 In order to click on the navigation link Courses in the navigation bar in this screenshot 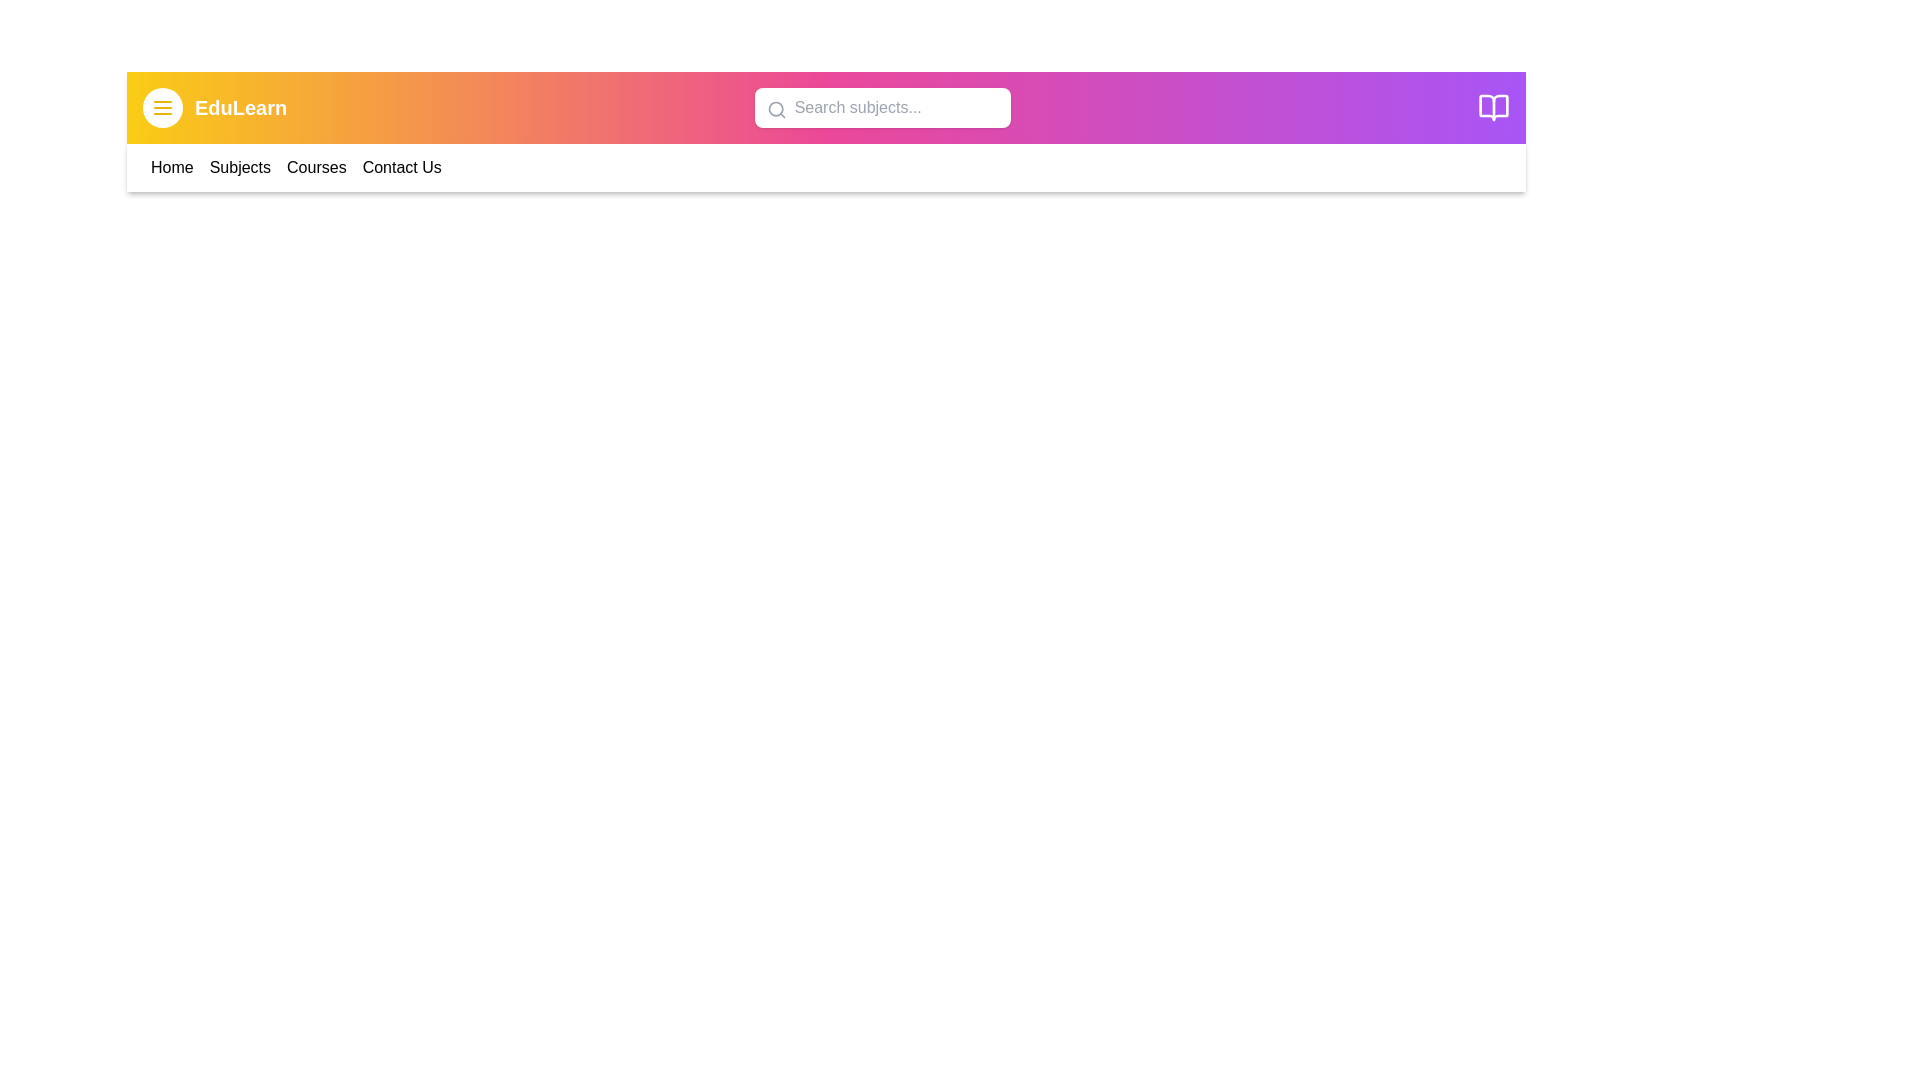, I will do `click(315, 167)`.